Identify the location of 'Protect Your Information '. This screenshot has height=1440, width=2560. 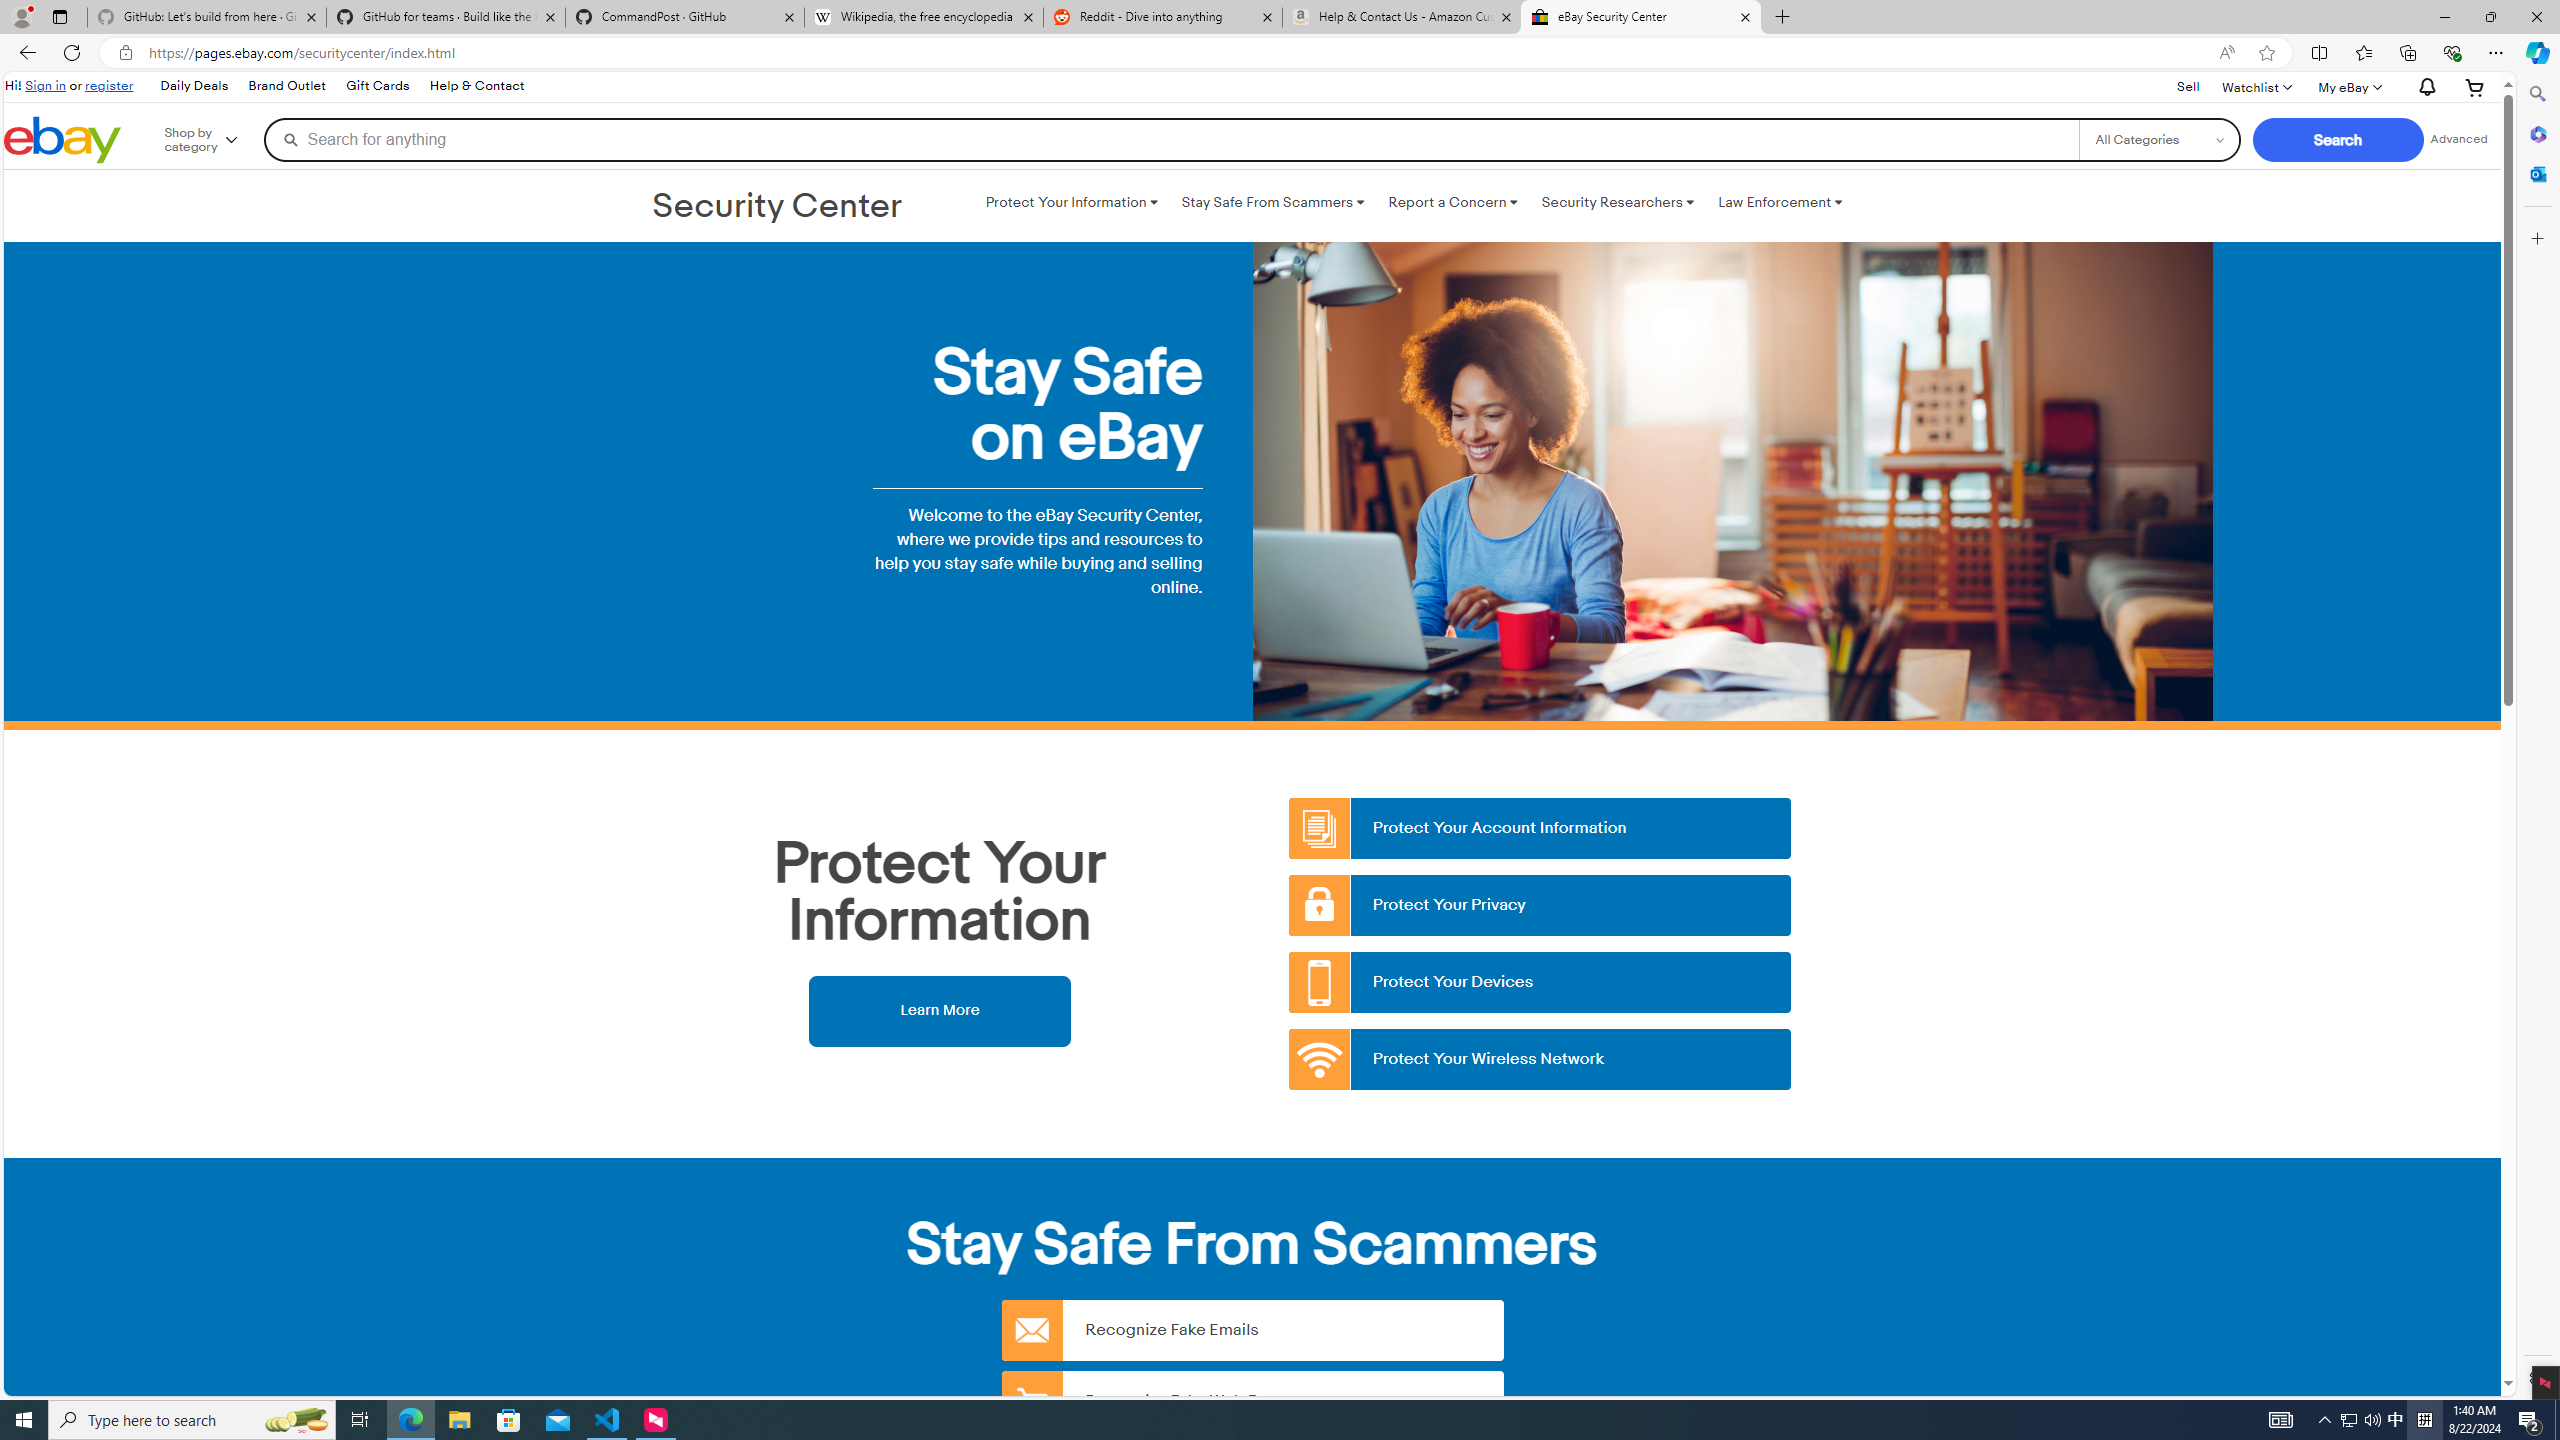
(1071, 202).